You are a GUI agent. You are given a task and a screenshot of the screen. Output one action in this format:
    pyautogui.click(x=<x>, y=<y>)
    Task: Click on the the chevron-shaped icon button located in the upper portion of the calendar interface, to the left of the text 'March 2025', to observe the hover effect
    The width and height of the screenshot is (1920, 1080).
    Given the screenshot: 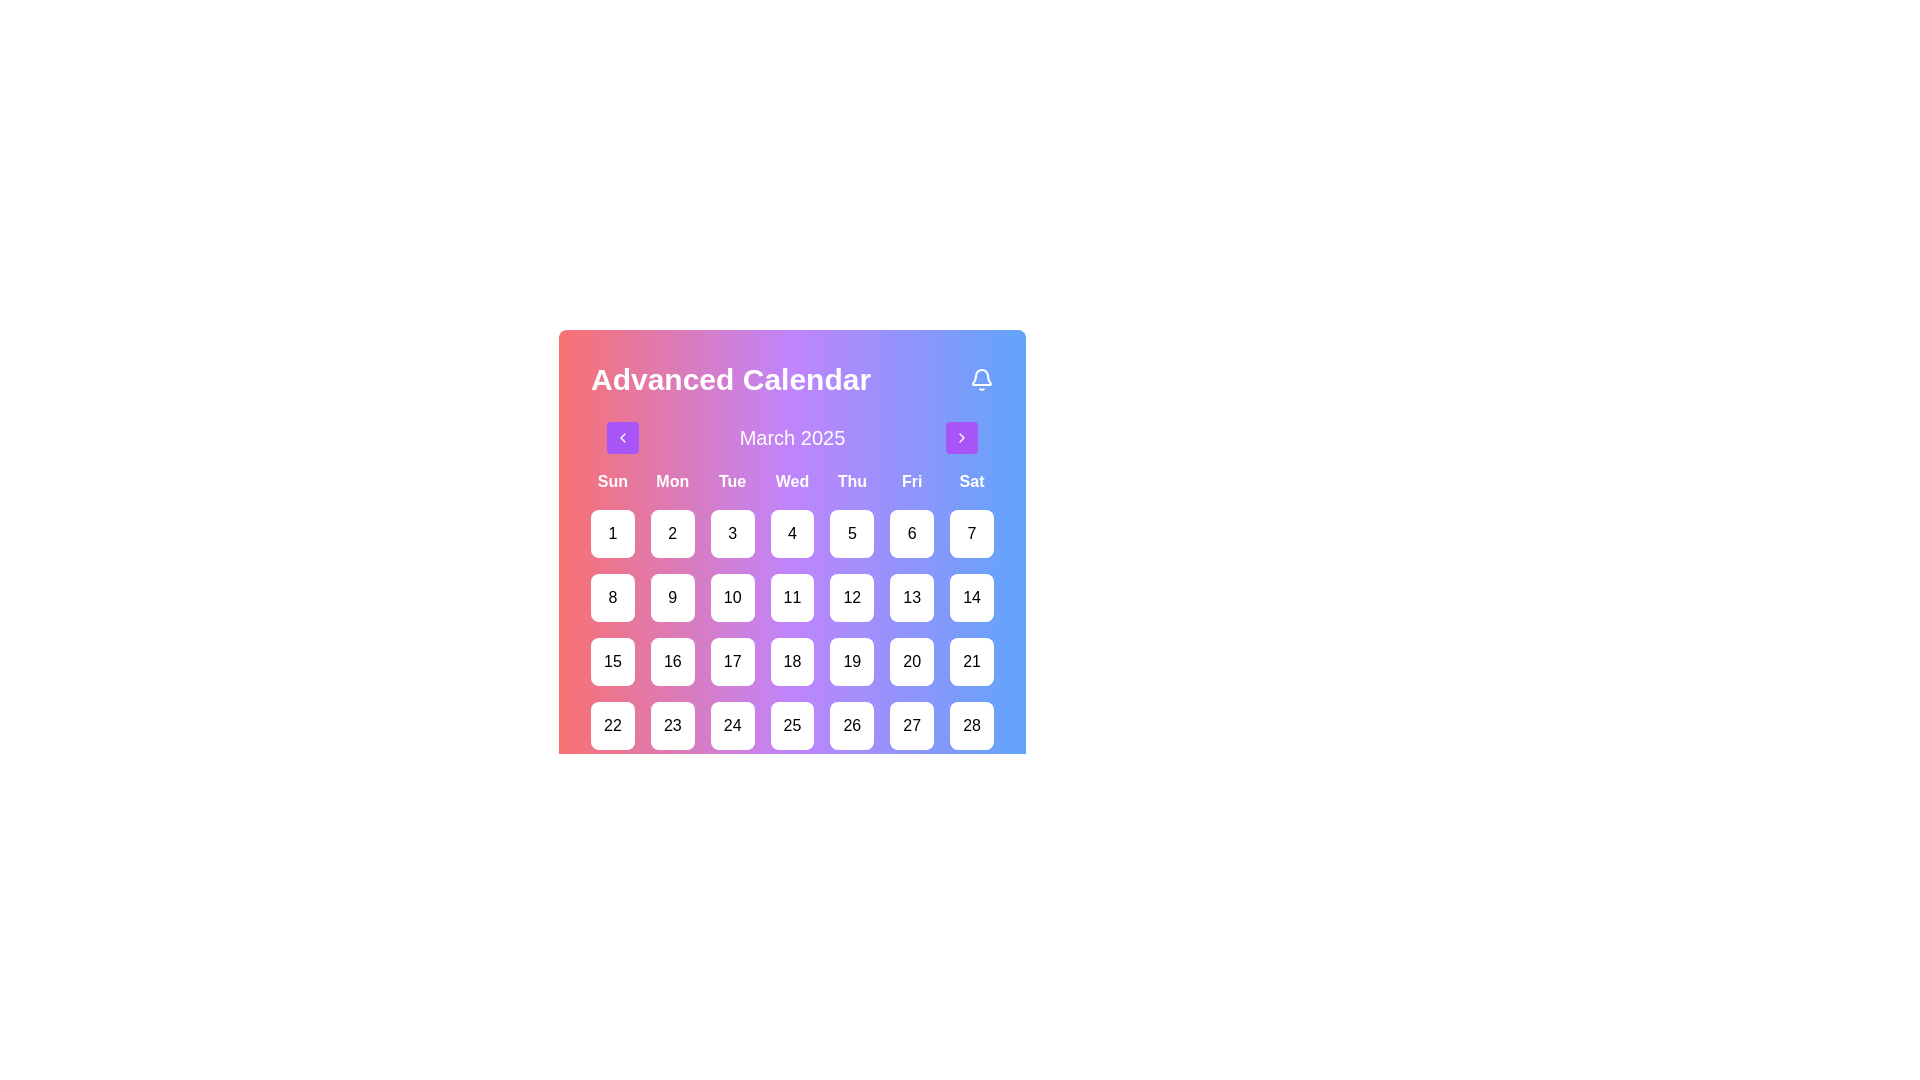 What is the action you would take?
    pyautogui.click(x=622, y=437)
    